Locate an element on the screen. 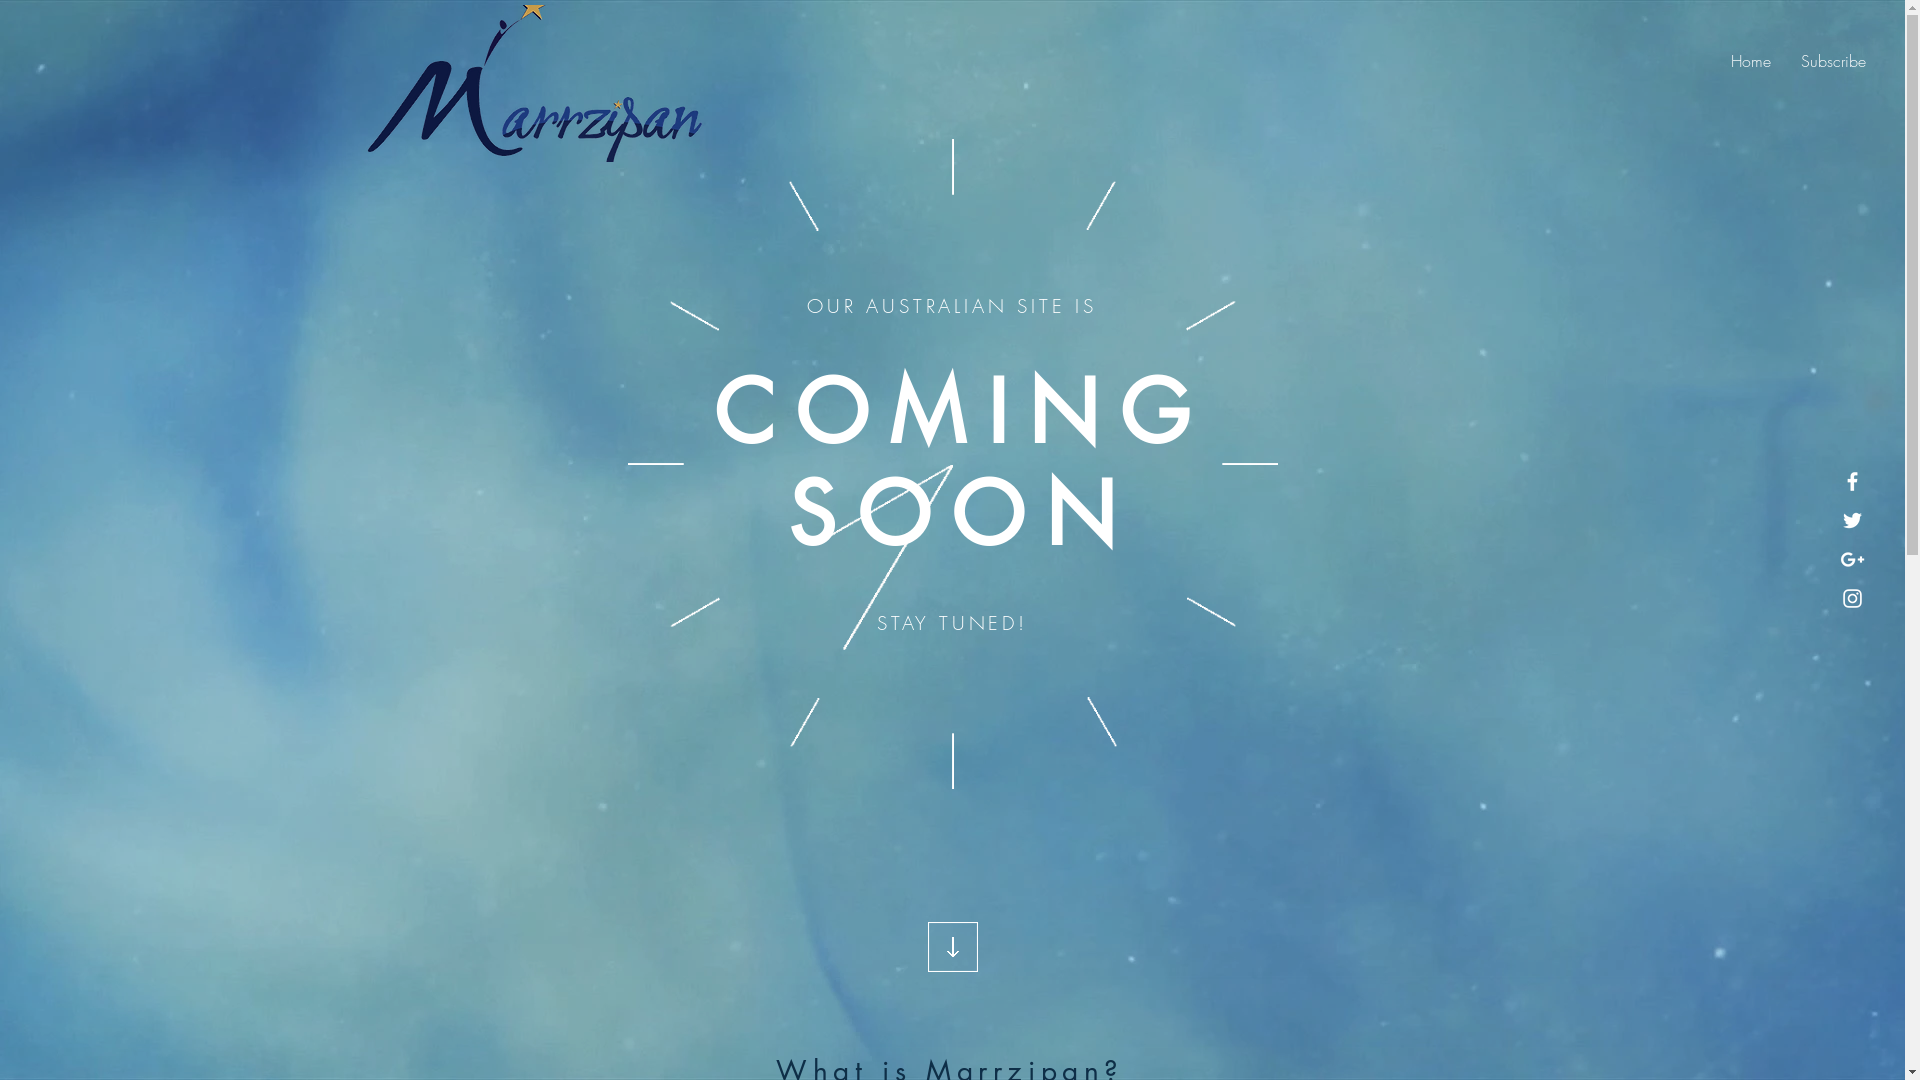 Image resolution: width=1920 pixels, height=1080 pixels. 'Subscribe' is located at coordinates (1833, 60).